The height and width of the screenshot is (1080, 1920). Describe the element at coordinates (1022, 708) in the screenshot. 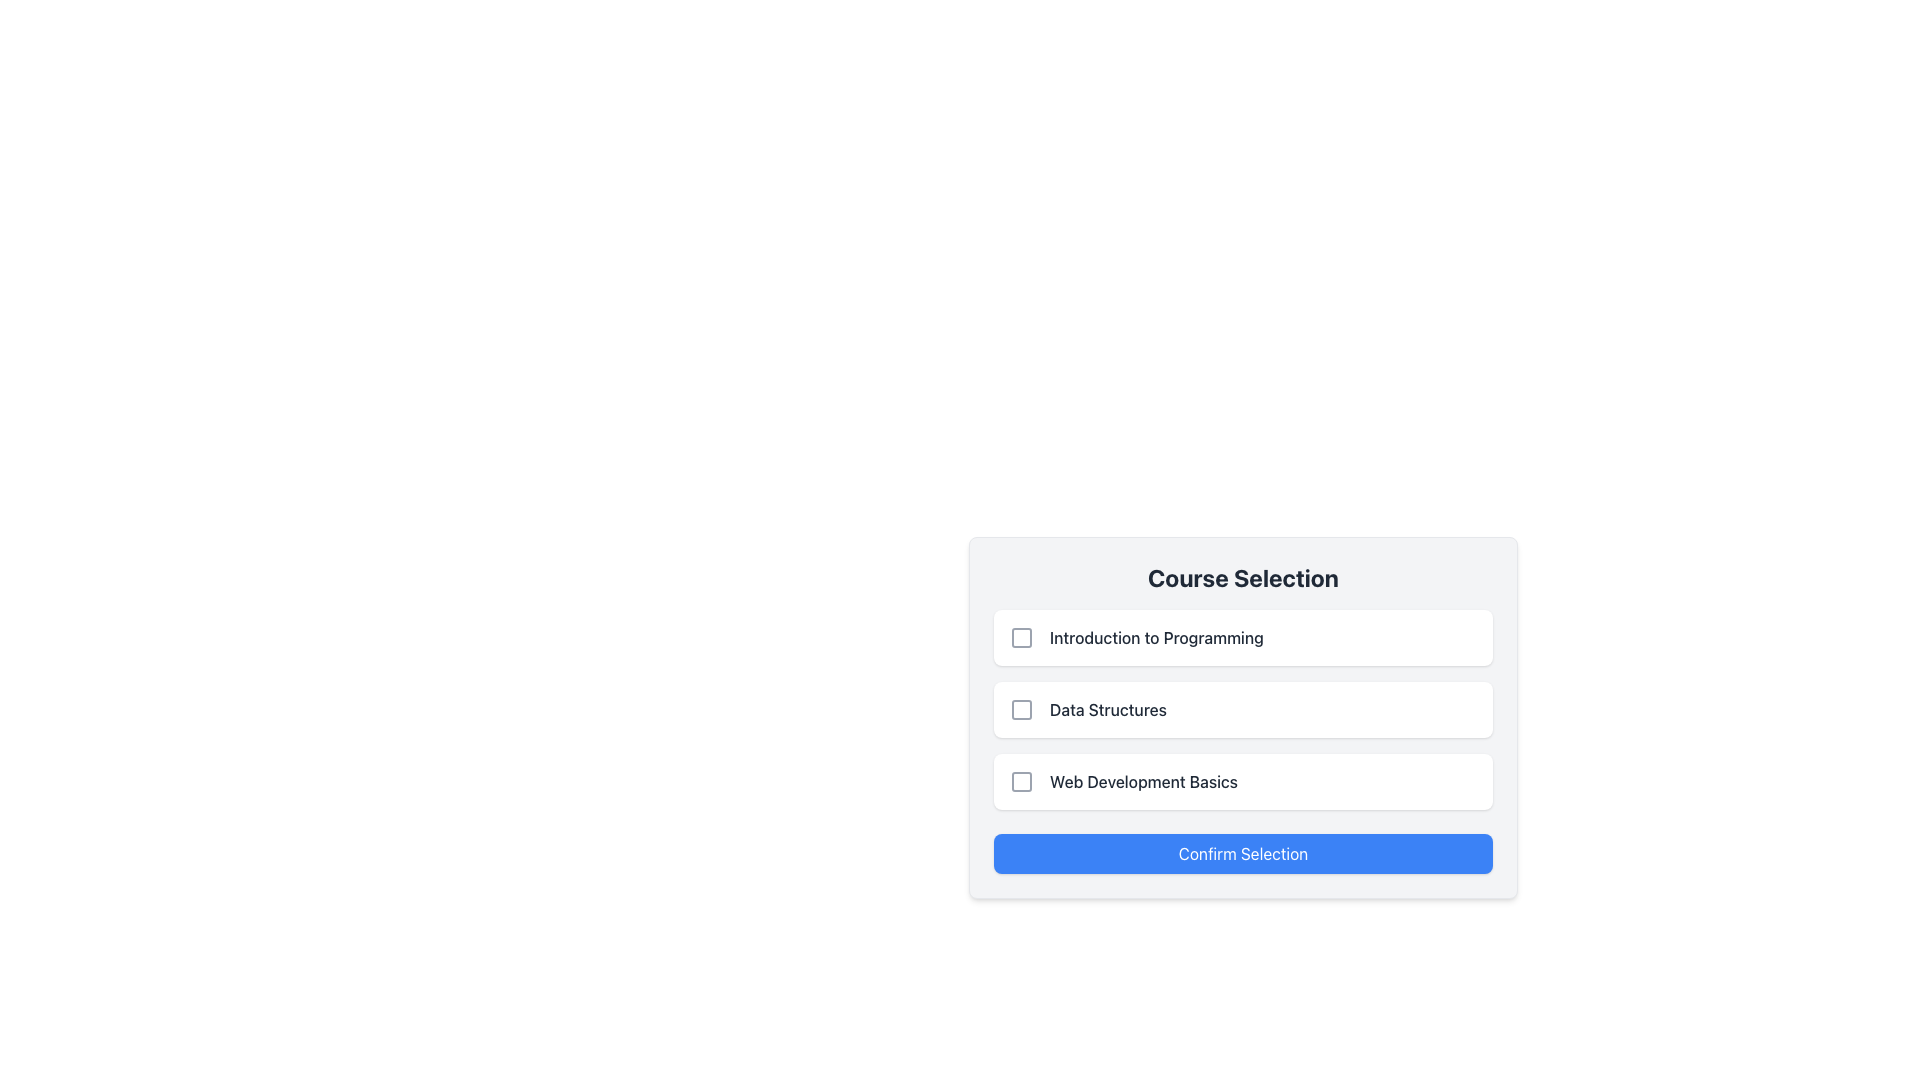

I see `the checkbox` at that location.